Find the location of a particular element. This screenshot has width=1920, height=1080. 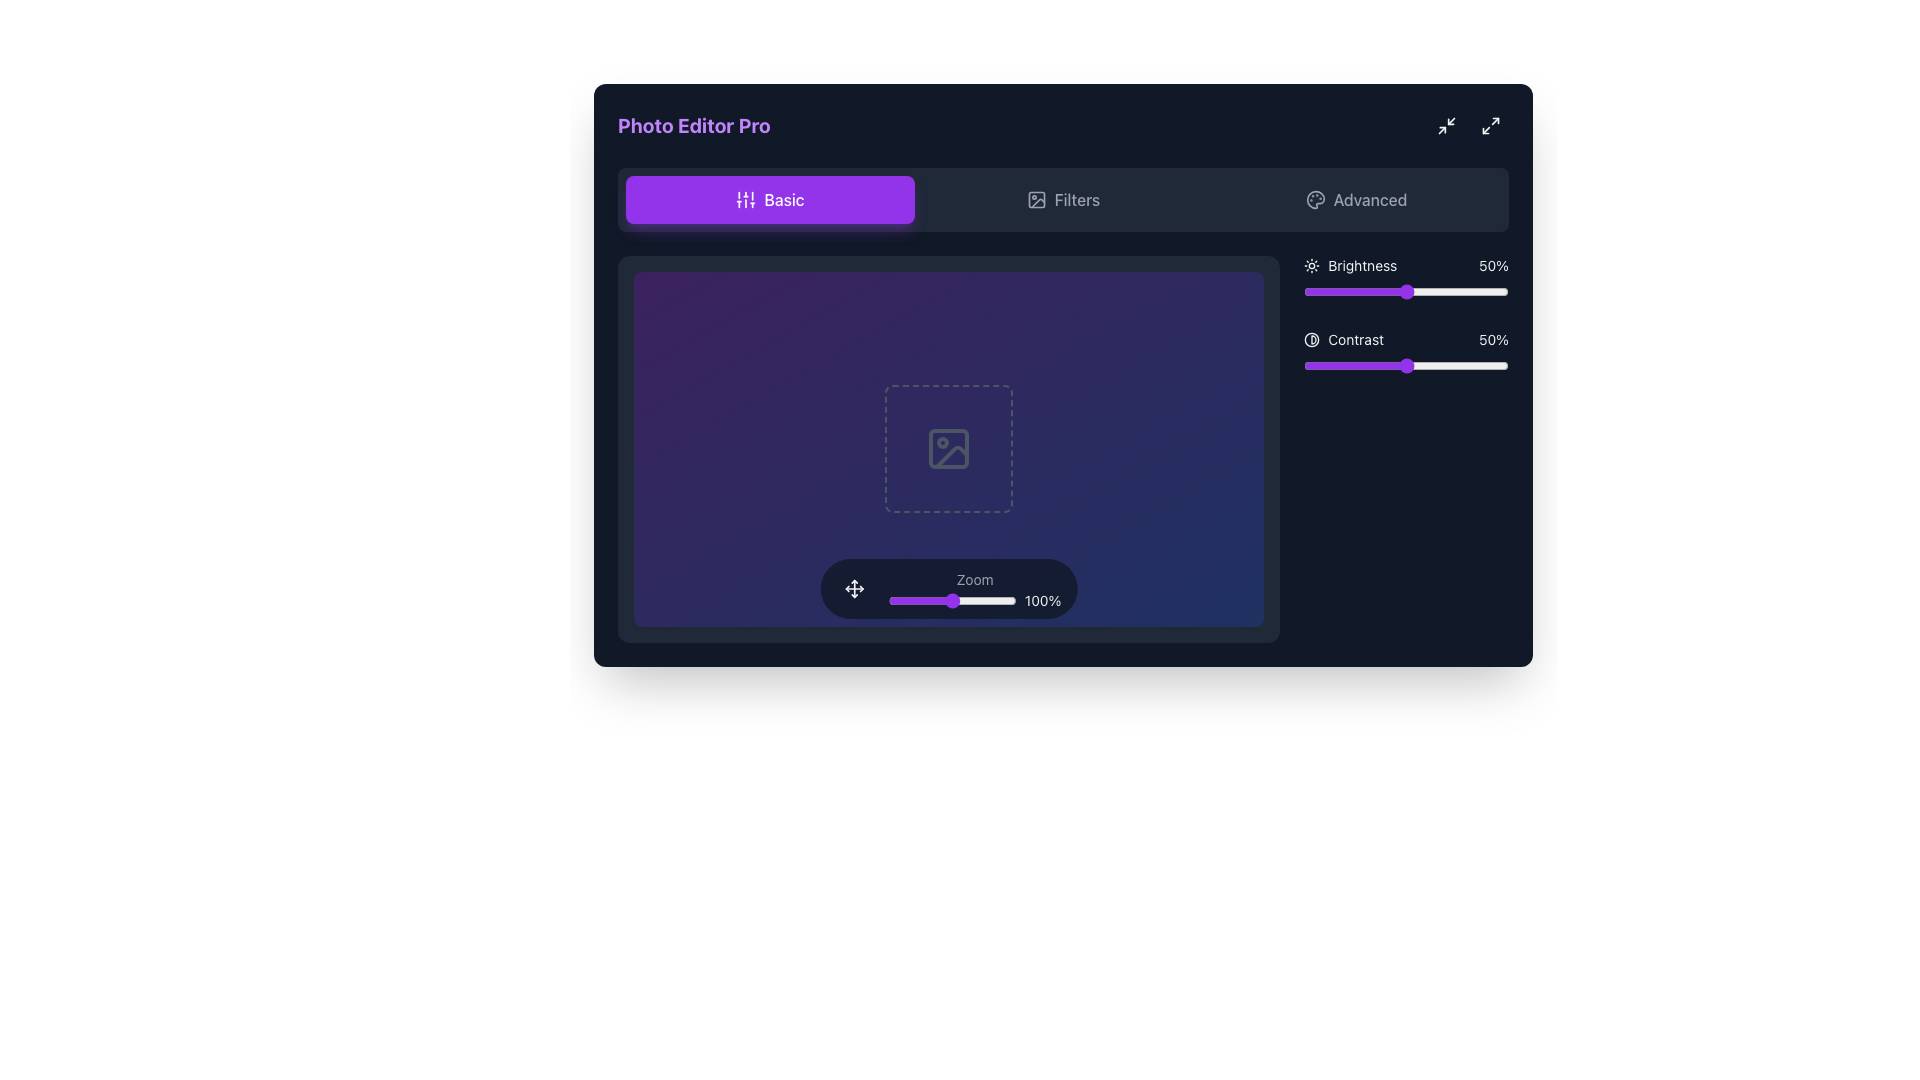

slider value is located at coordinates (1339, 292).